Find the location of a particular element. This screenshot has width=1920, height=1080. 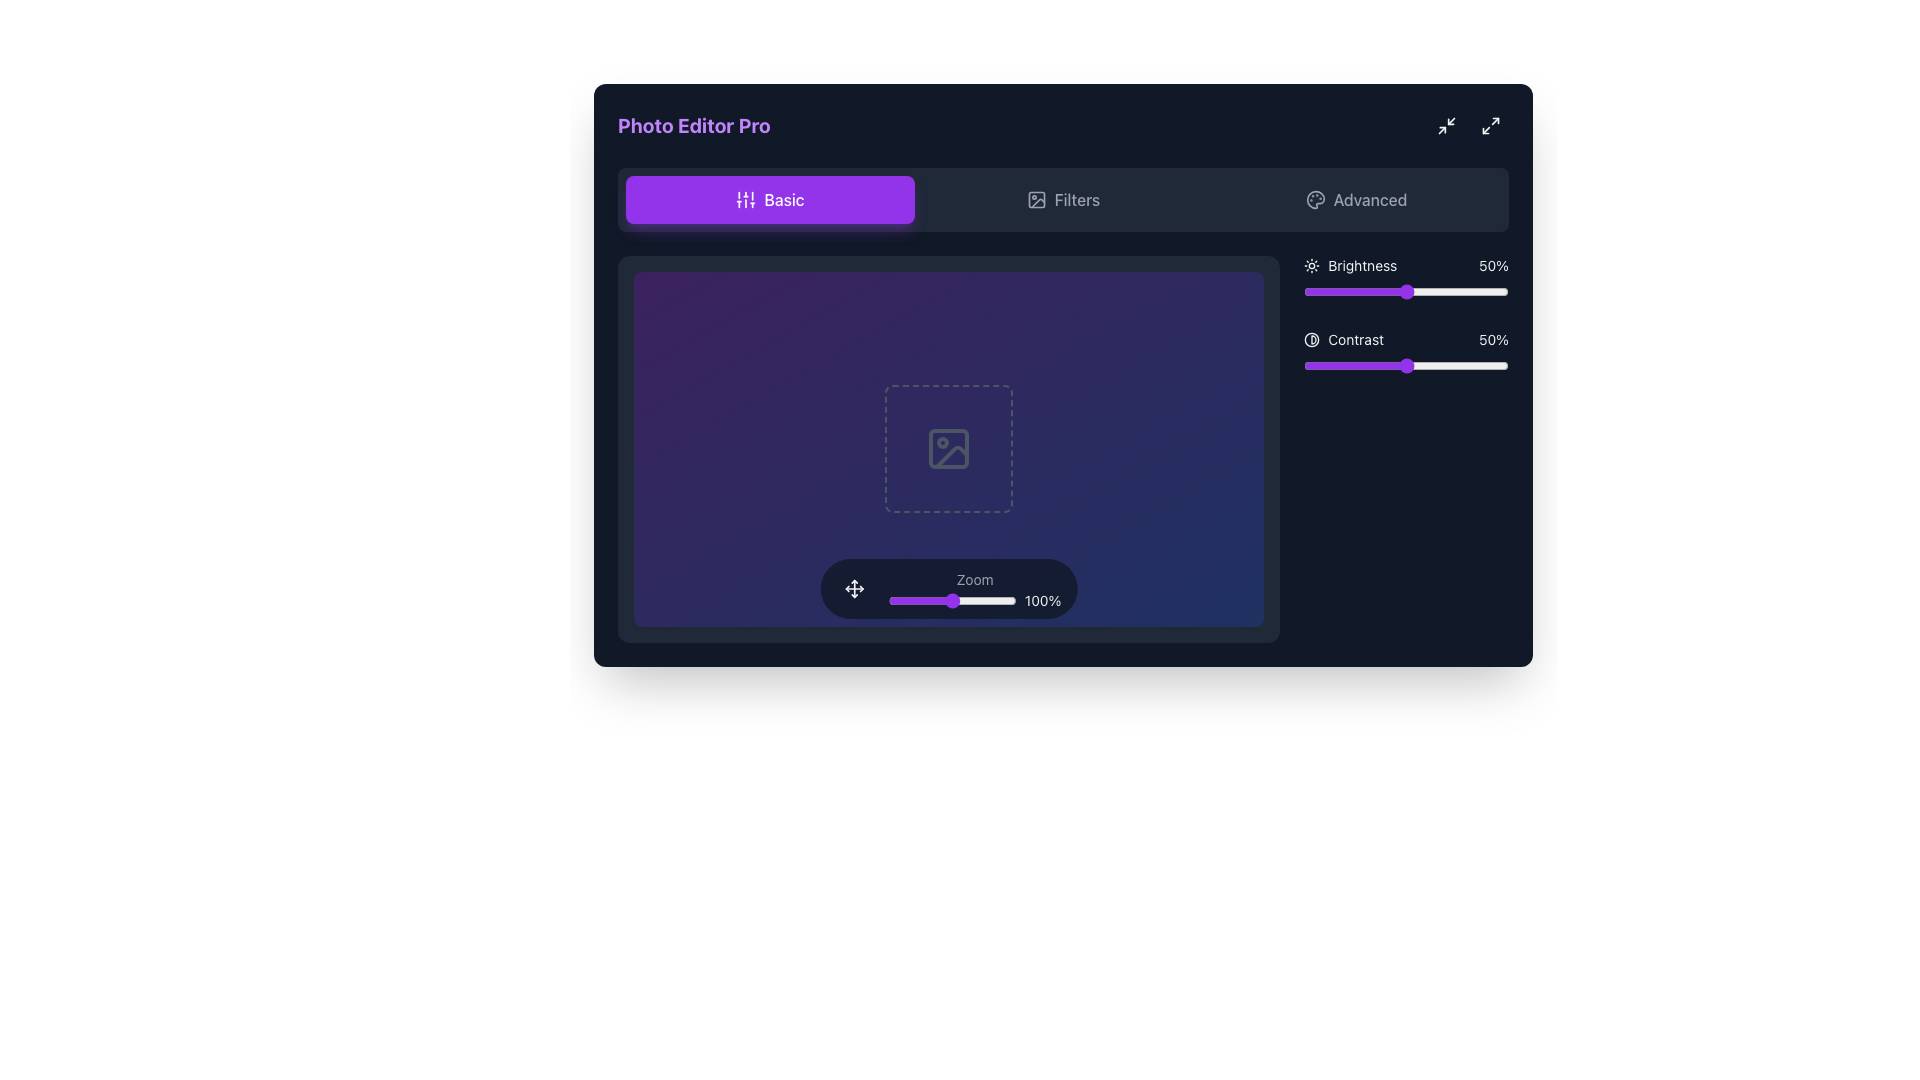

slider value is located at coordinates (1339, 292).